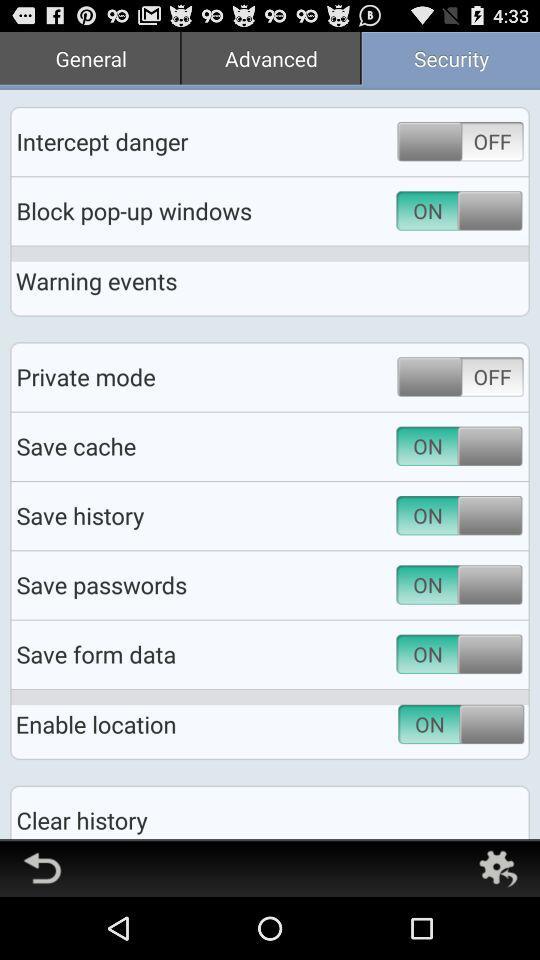  Describe the element at coordinates (42, 867) in the screenshot. I see `previous` at that location.